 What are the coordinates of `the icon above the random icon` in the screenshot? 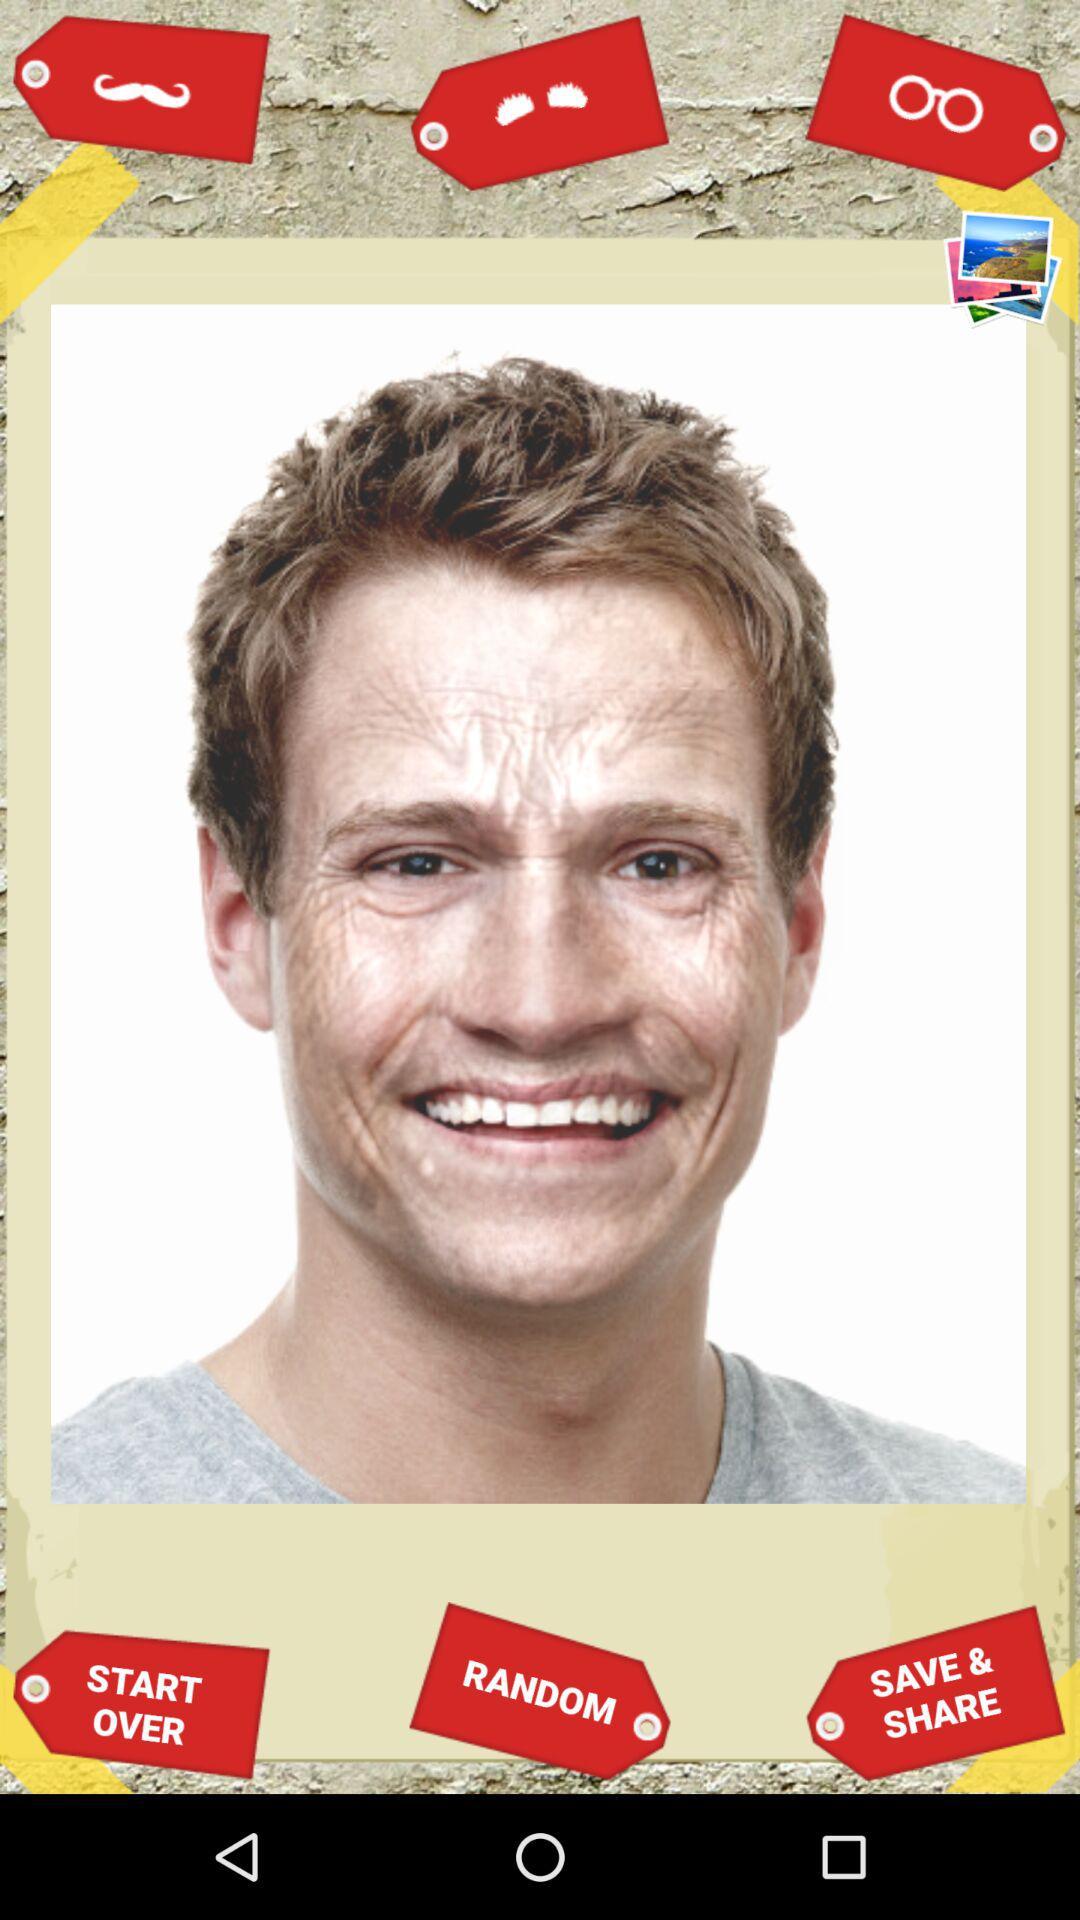 It's located at (540, 100).